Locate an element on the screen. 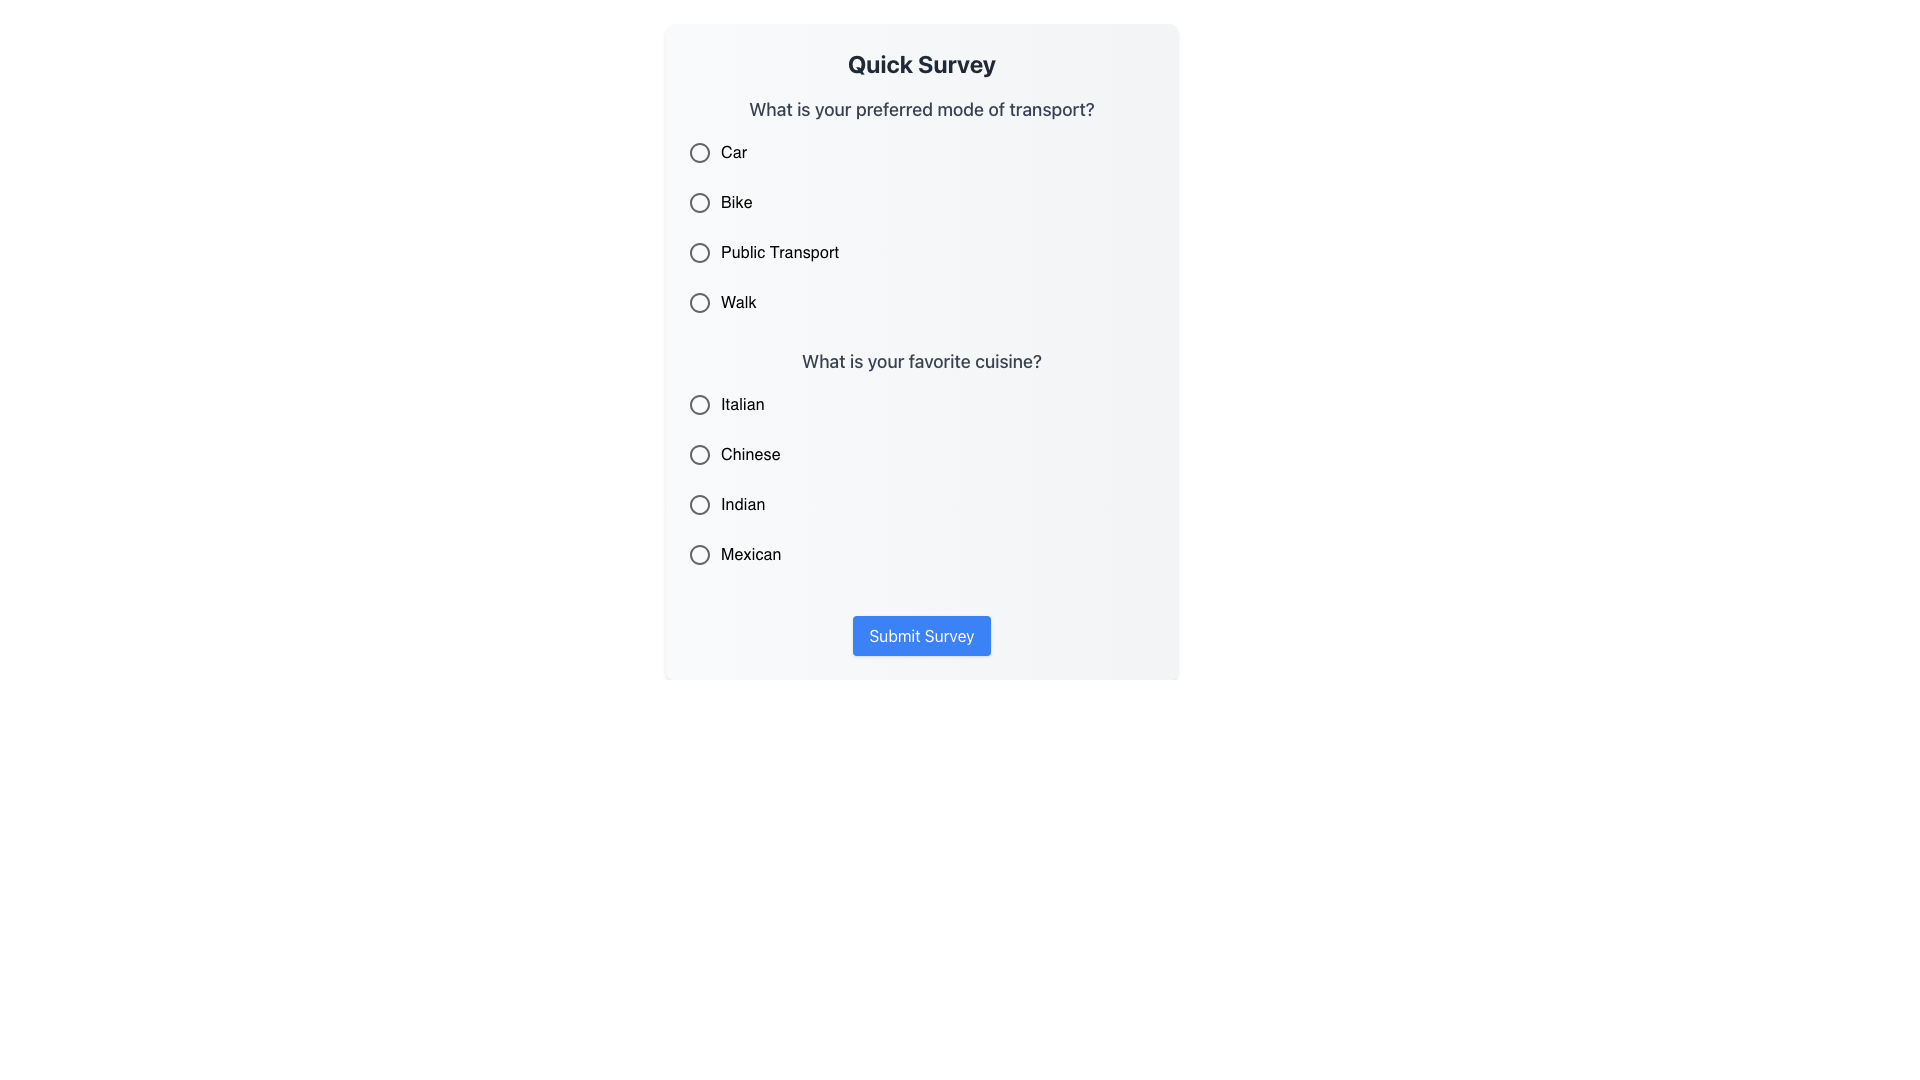  the circular radio button adjacent to the label 'Car' is located at coordinates (700, 152).